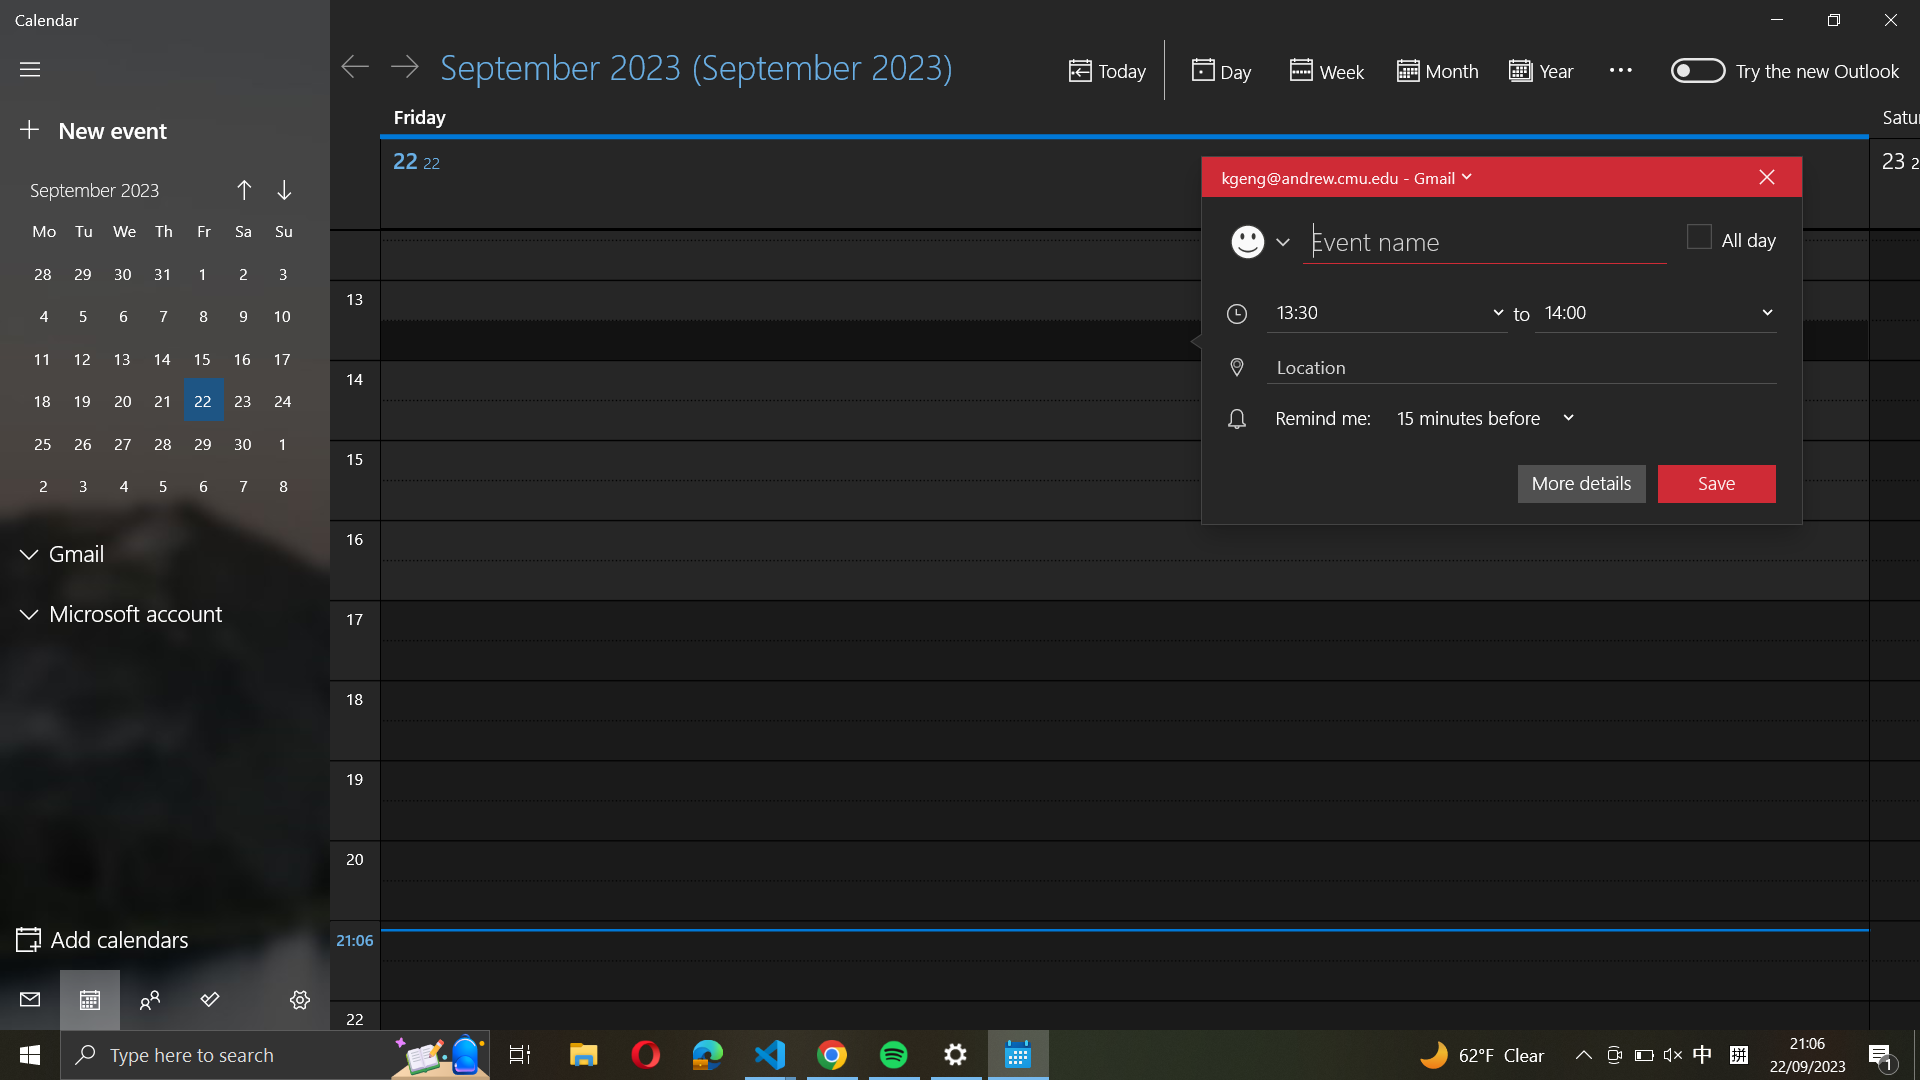 This screenshot has height=1080, width=1920. I want to click on Display the monthly calendar view, so click(1434, 71).